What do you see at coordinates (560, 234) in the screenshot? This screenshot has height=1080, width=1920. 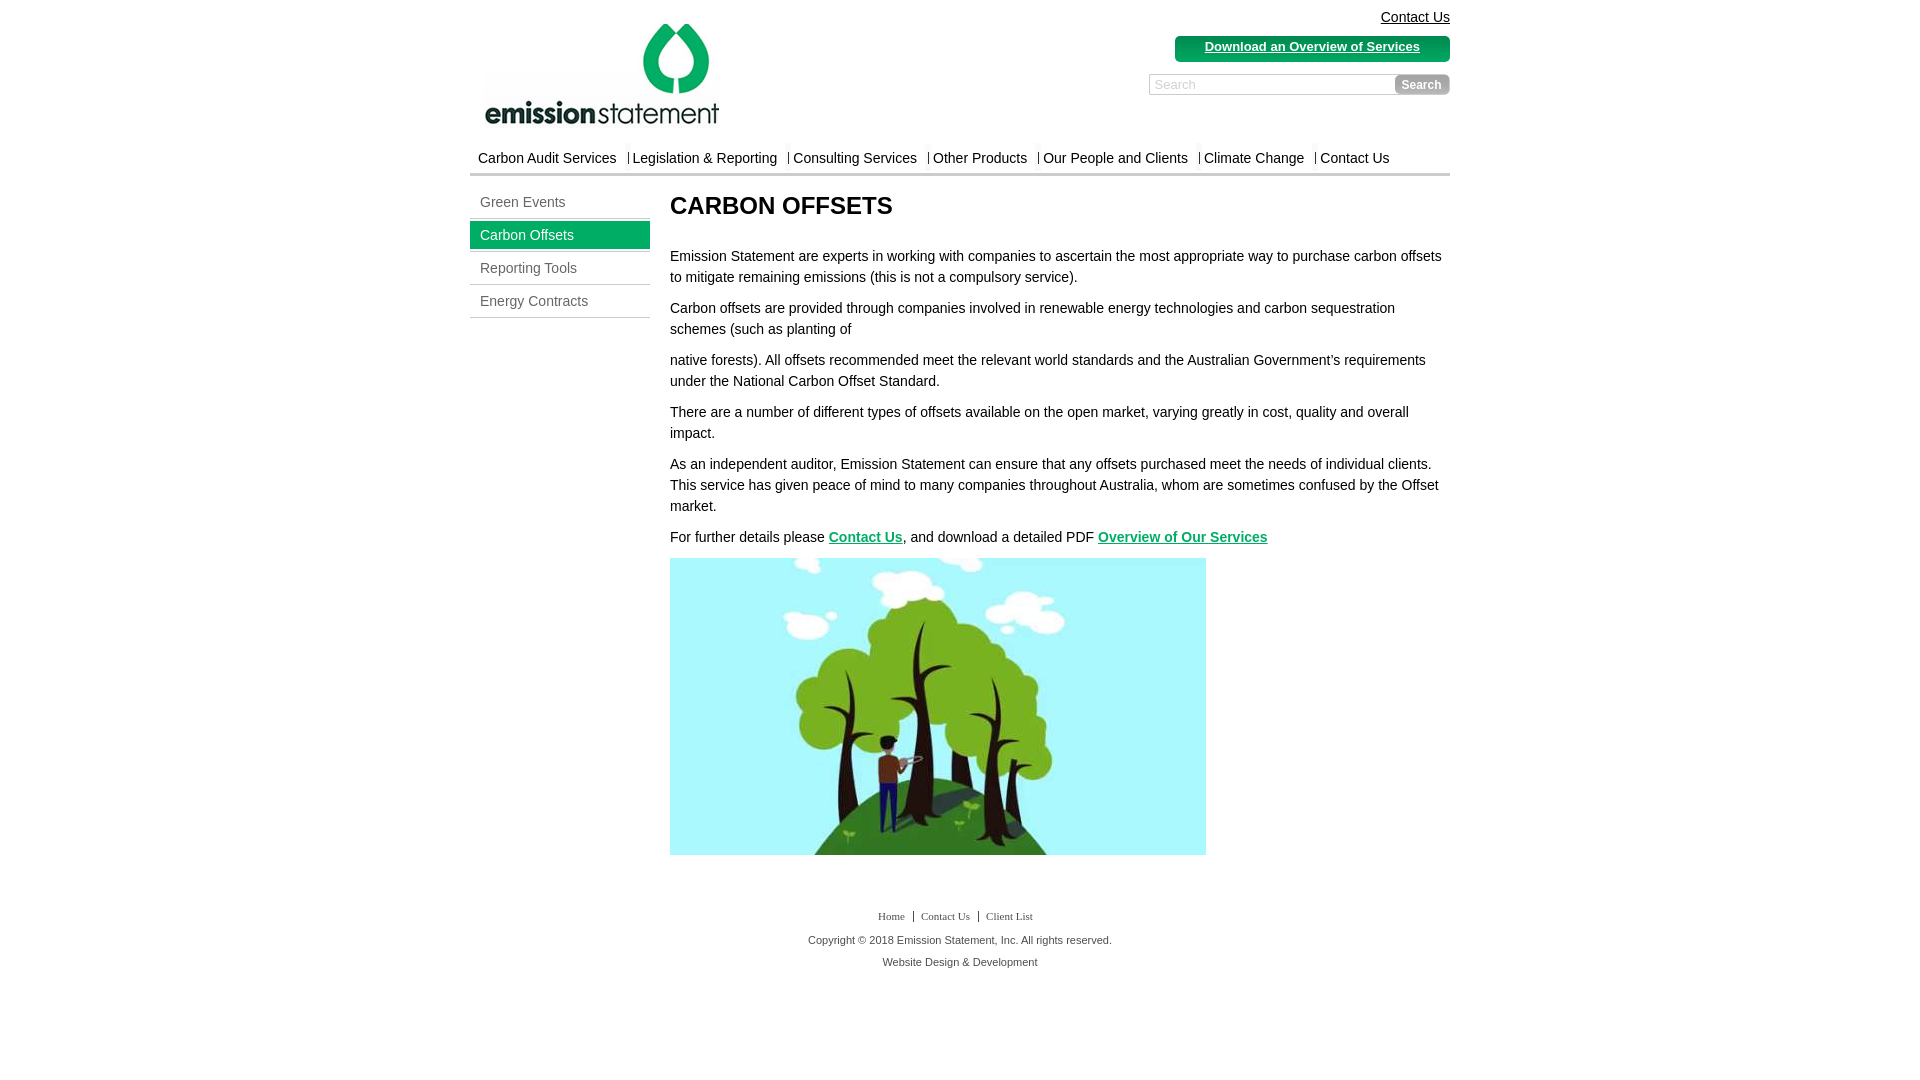 I see `'Carbon Offsets'` at bounding box center [560, 234].